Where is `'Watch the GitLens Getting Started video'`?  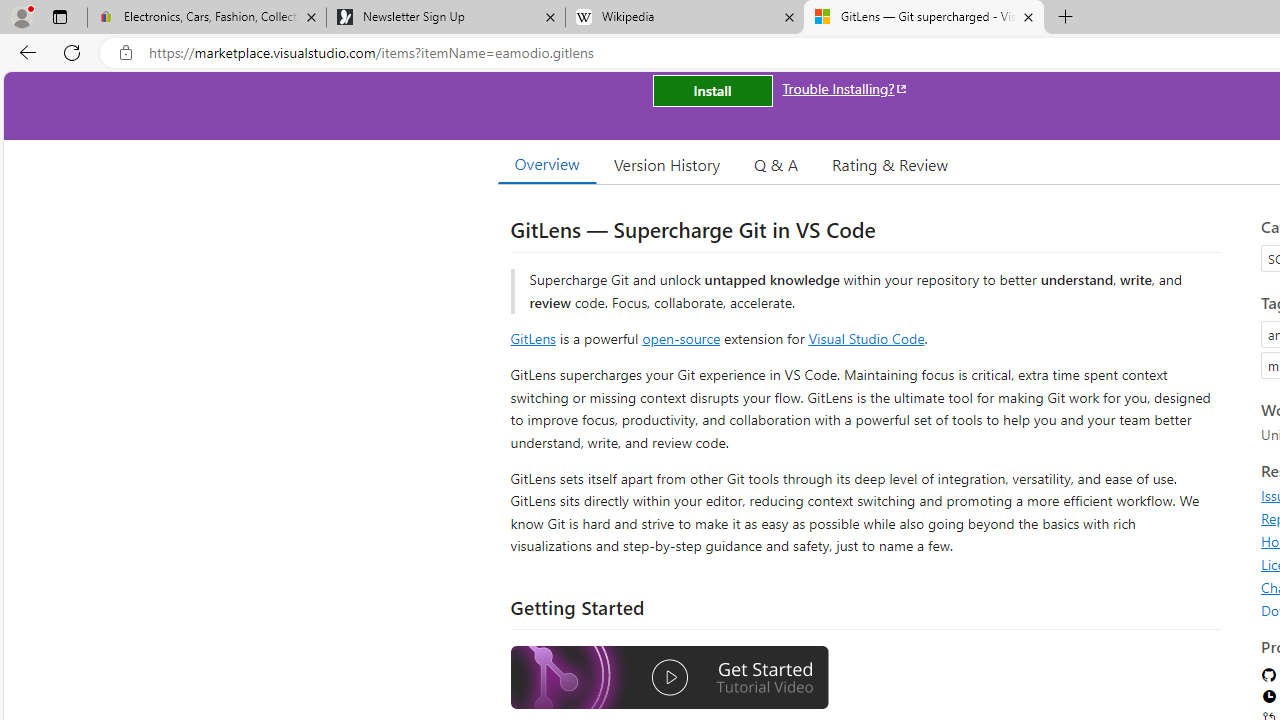
'Watch the GitLens Getting Started video' is located at coordinates (669, 679).